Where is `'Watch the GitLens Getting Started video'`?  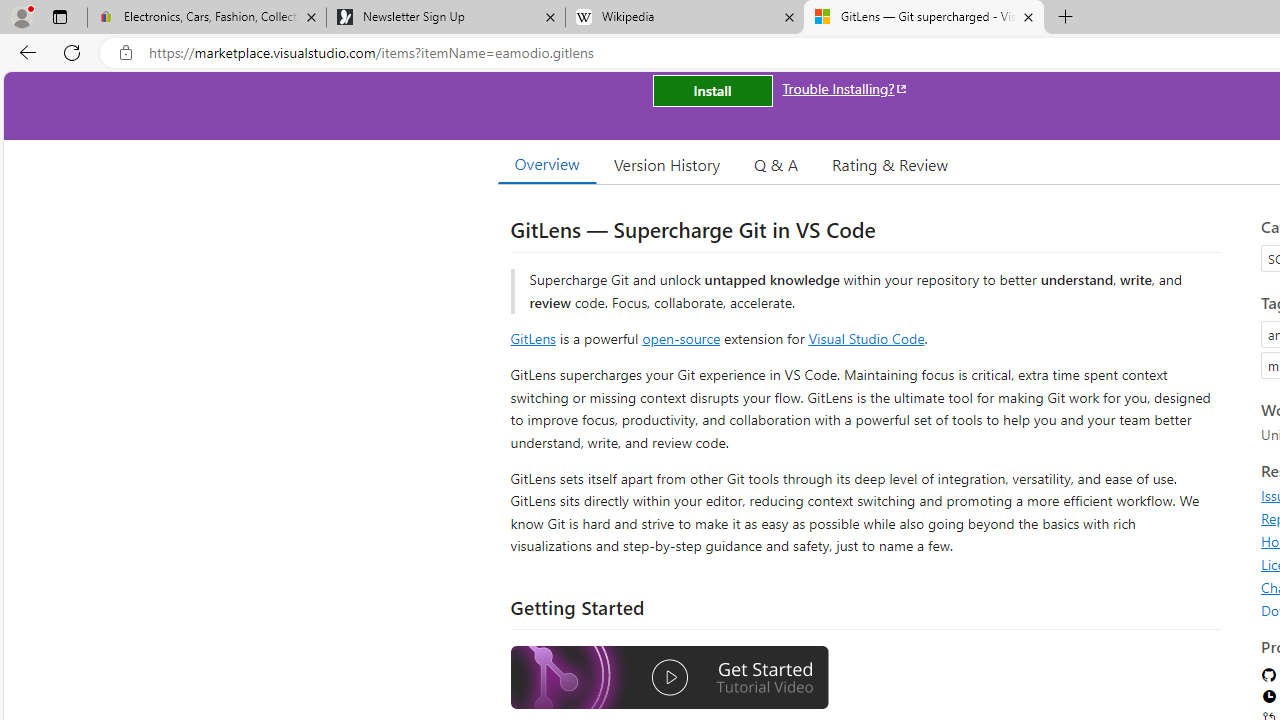
'Watch the GitLens Getting Started video' is located at coordinates (669, 679).